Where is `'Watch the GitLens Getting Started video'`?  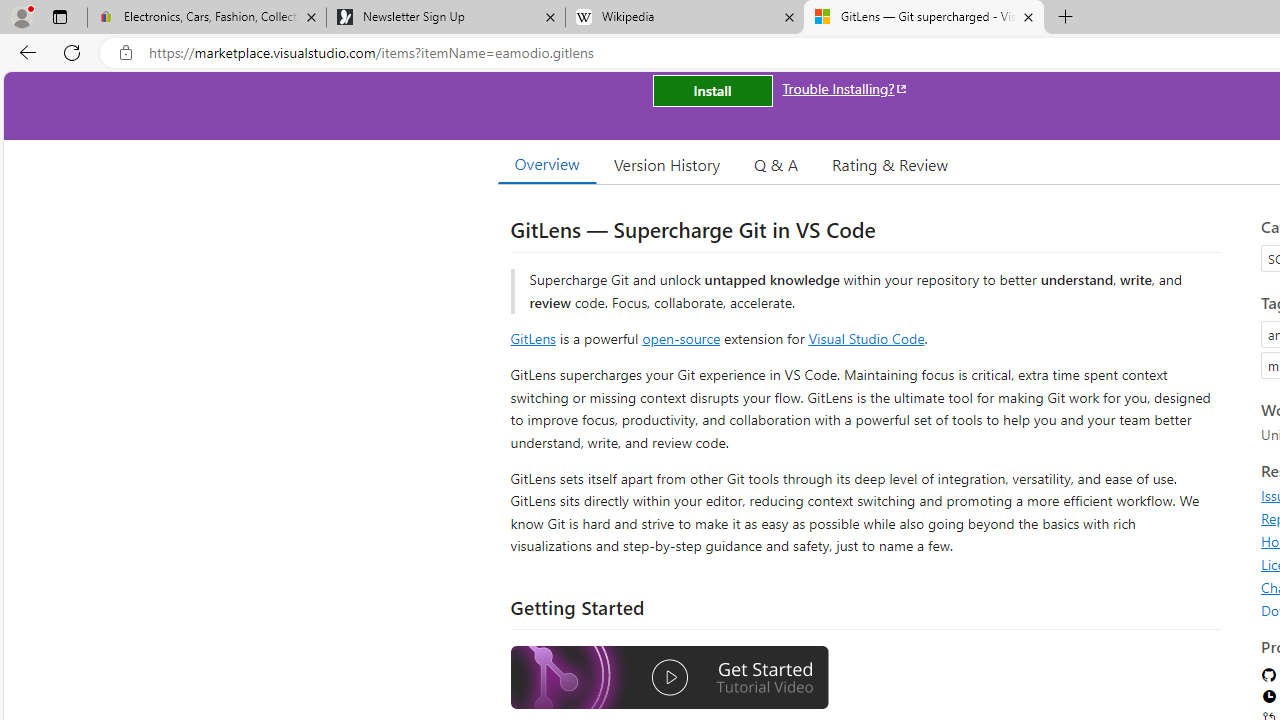
'Watch the GitLens Getting Started video' is located at coordinates (669, 679).